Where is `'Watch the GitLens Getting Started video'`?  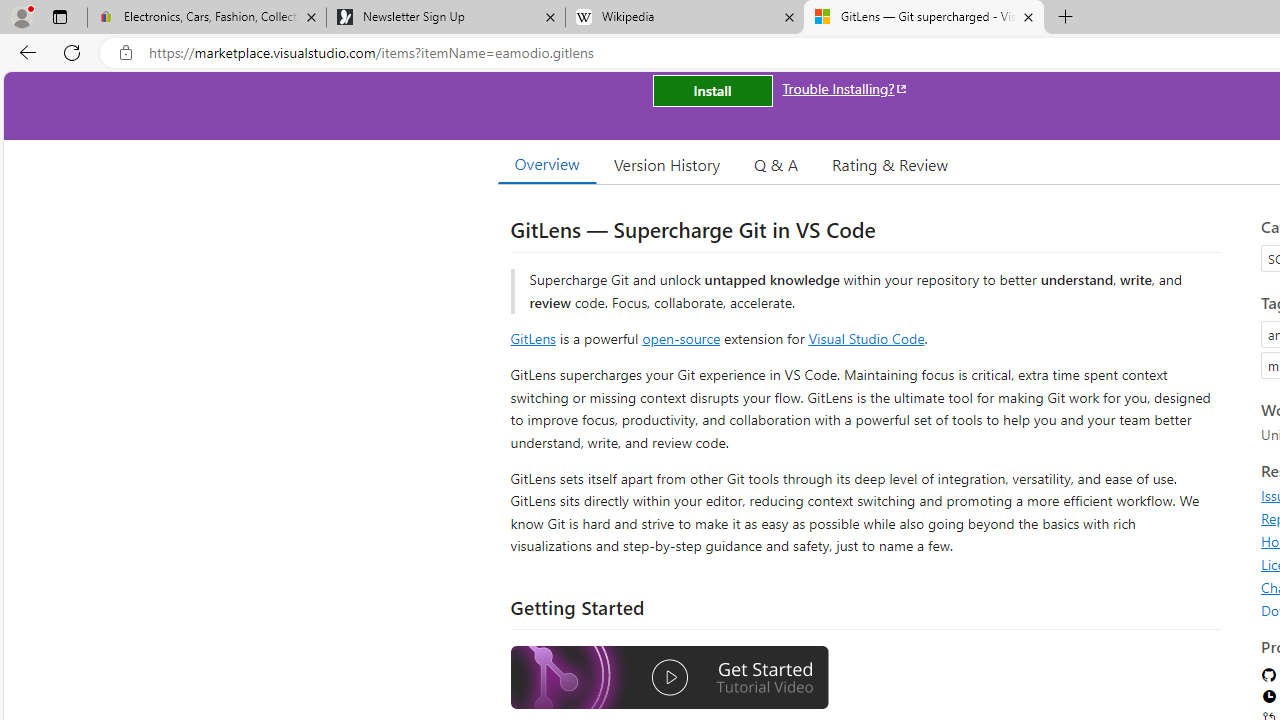
'Watch the GitLens Getting Started video' is located at coordinates (669, 679).